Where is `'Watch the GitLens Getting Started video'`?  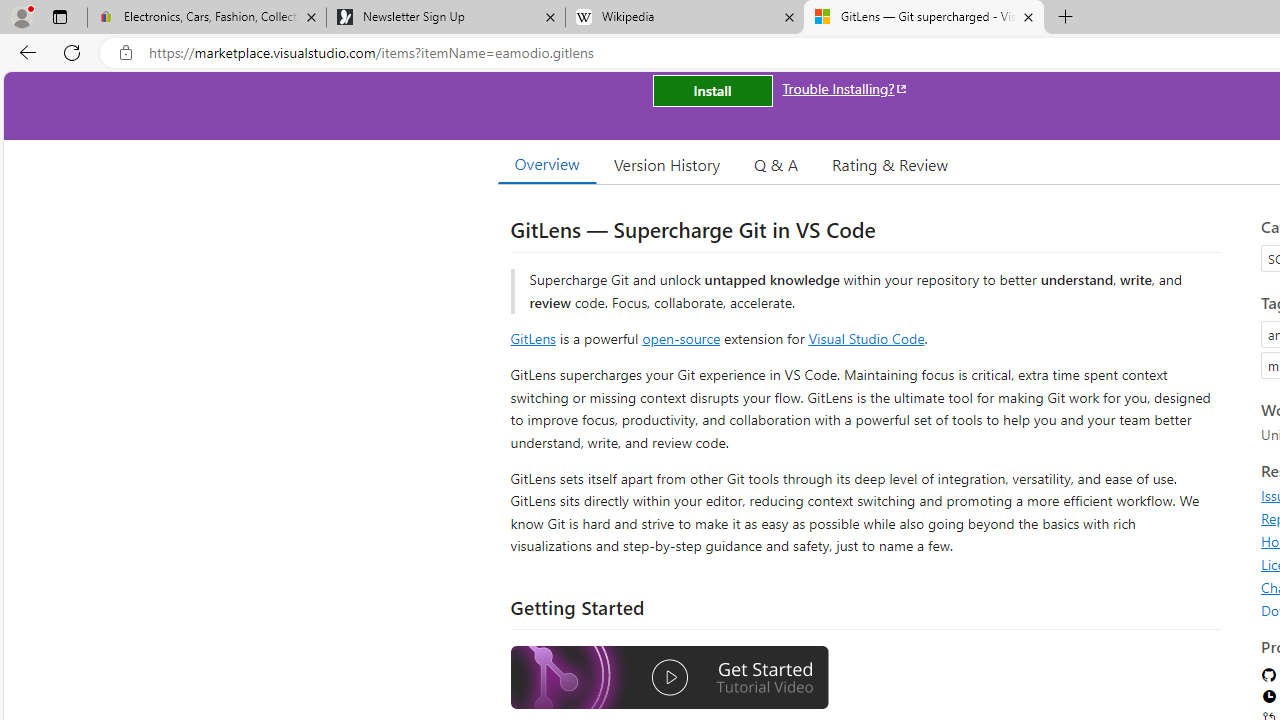
'Watch the GitLens Getting Started video' is located at coordinates (669, 679).